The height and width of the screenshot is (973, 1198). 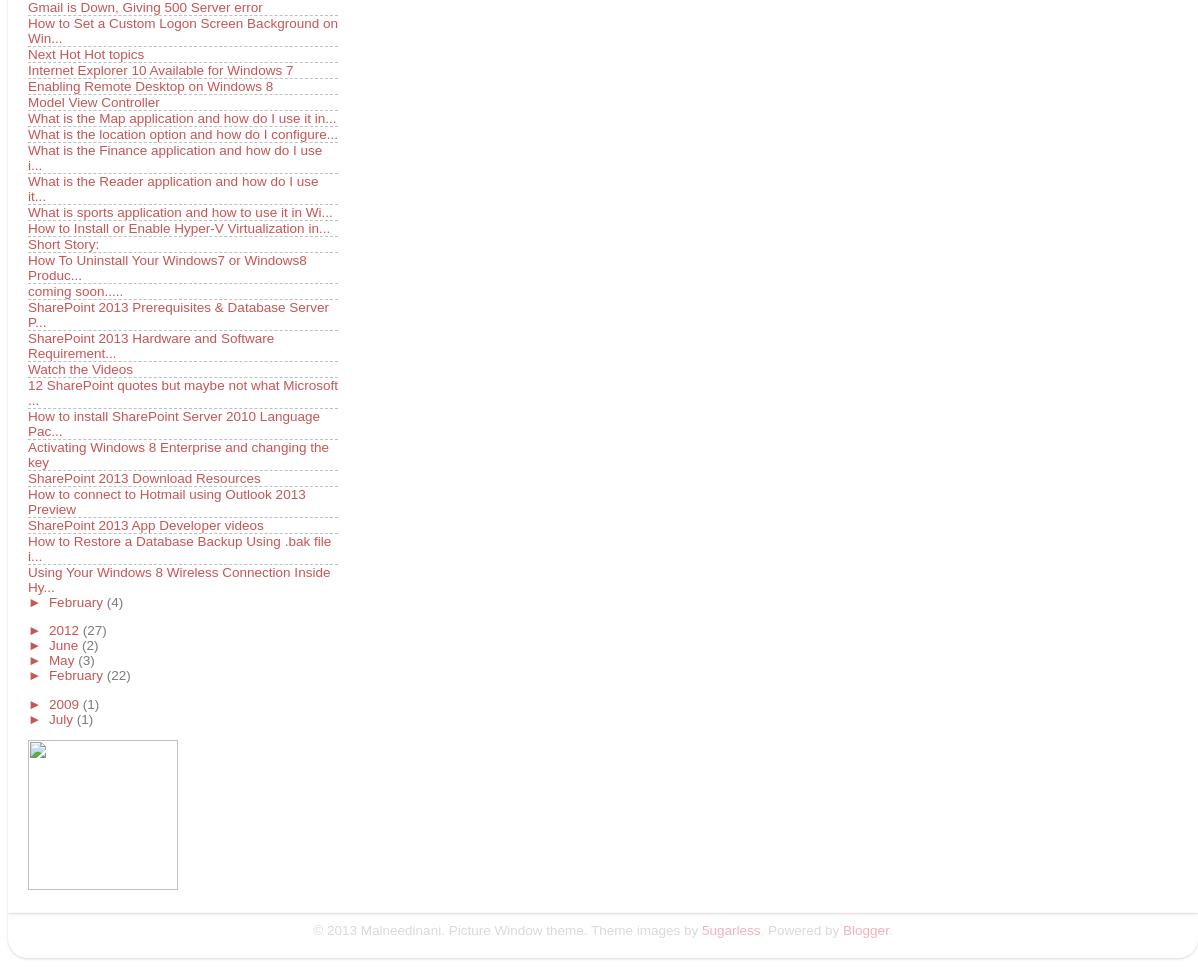 What do you see at coordinates (149, 345) in the screenshot?
I see `'SharePoint 2013  Hardware and Software Requirement...'` at bounding box center [149, 345].